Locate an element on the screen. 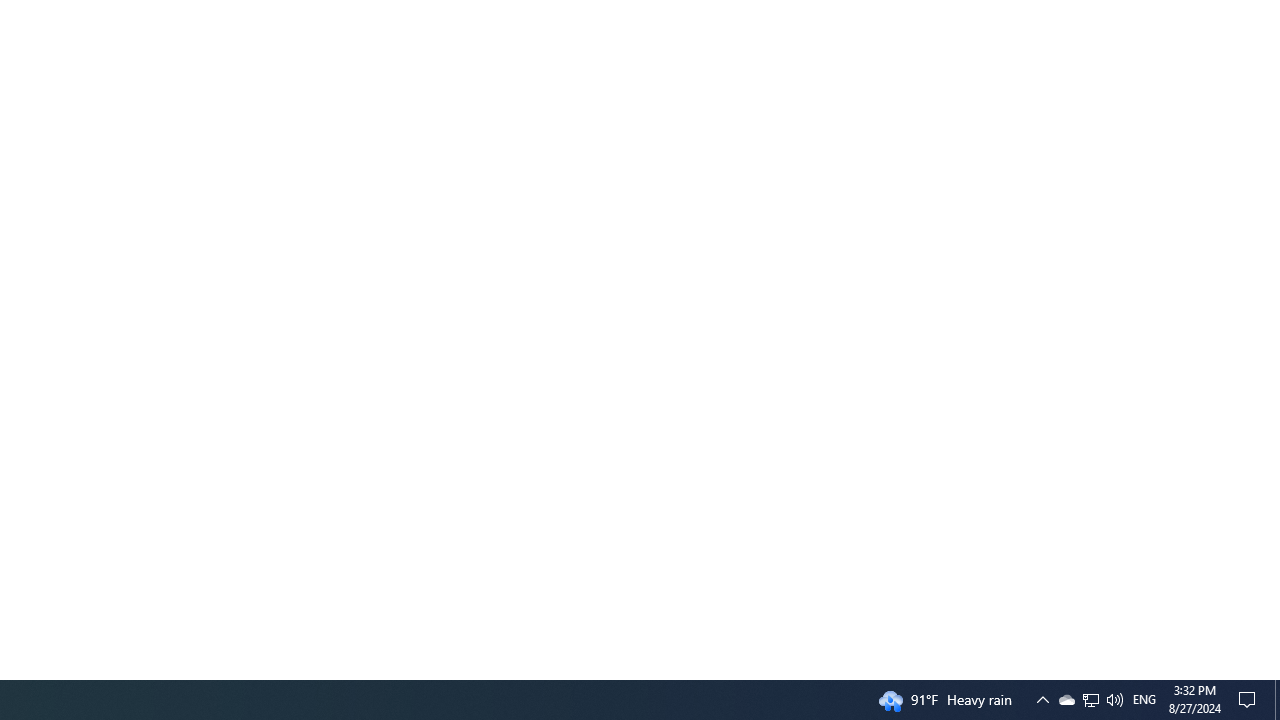  'Q2790: 100%' is located at coordinates (1113, 698).